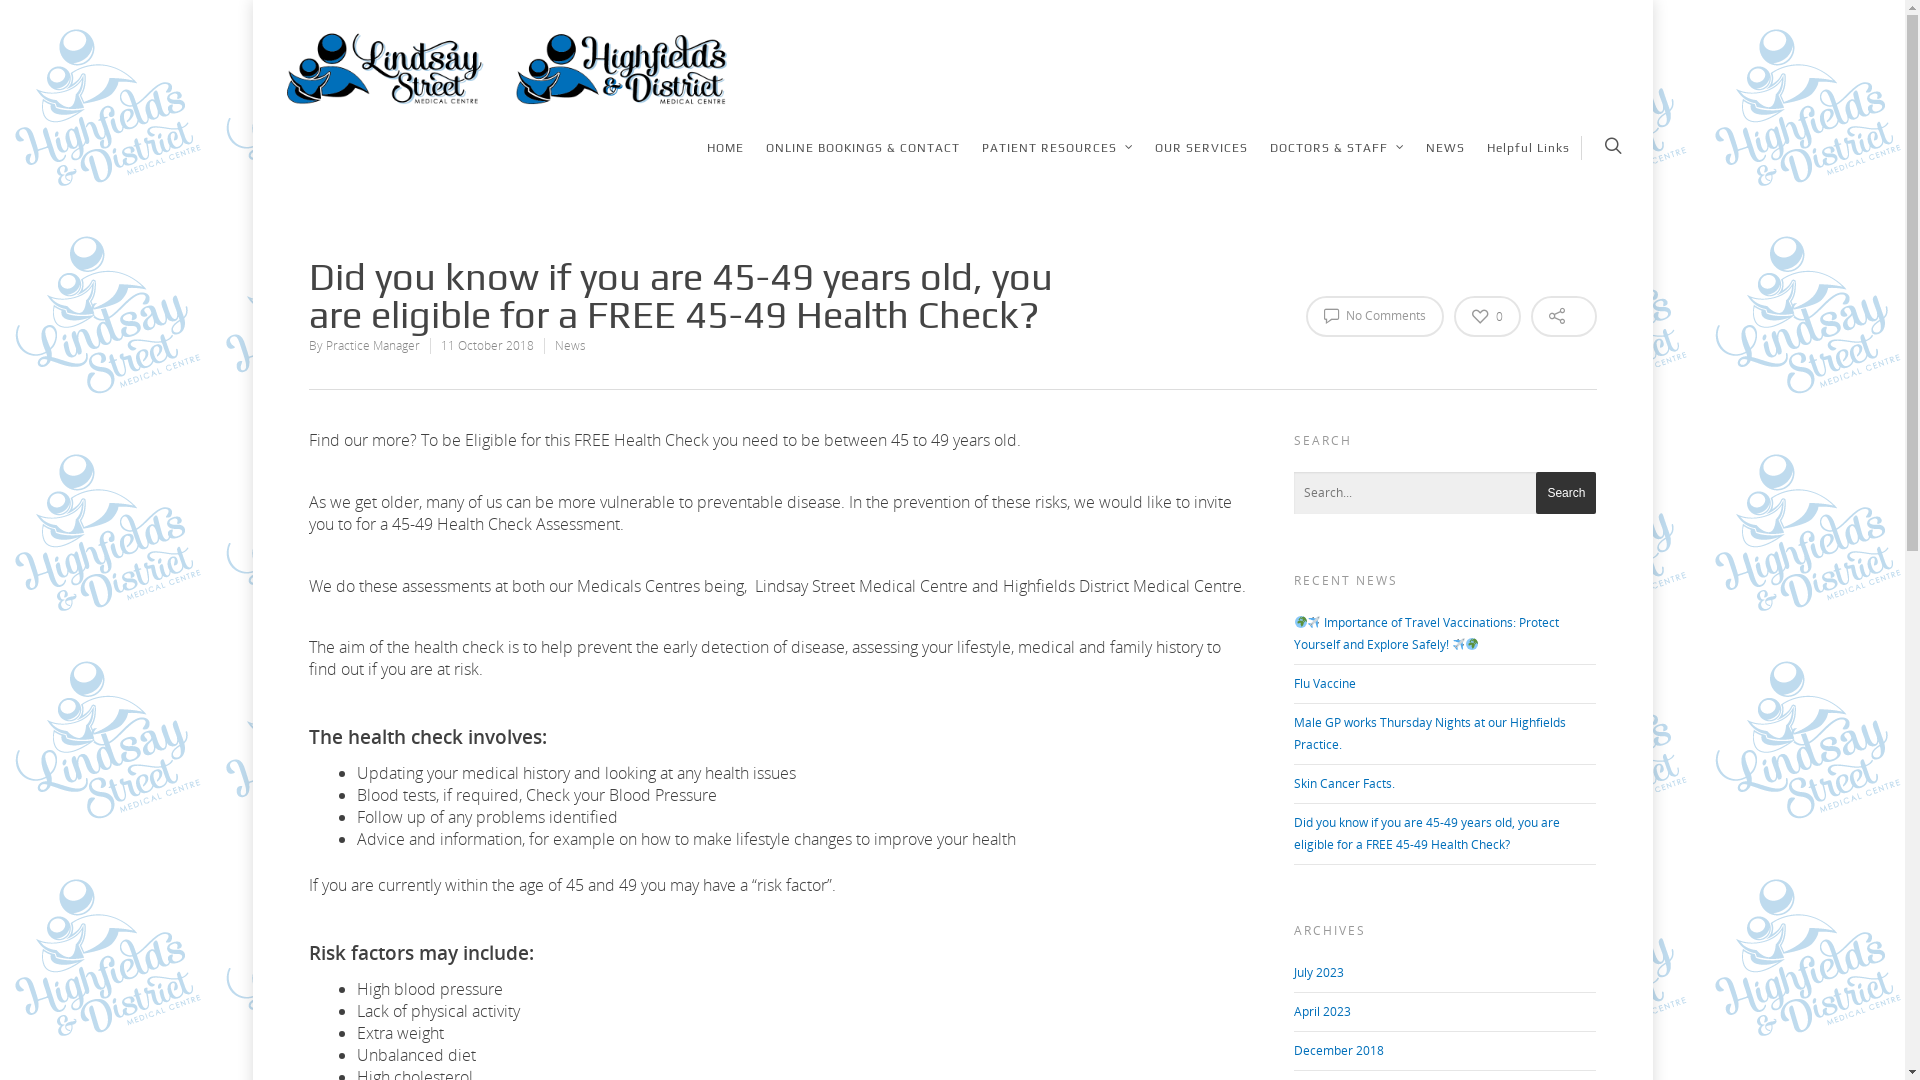 This screenshot has width=1920, height=1080. I want to click on 'Male GP works Thursday Nights at our Highfields Practice.', so click(1294, 733).